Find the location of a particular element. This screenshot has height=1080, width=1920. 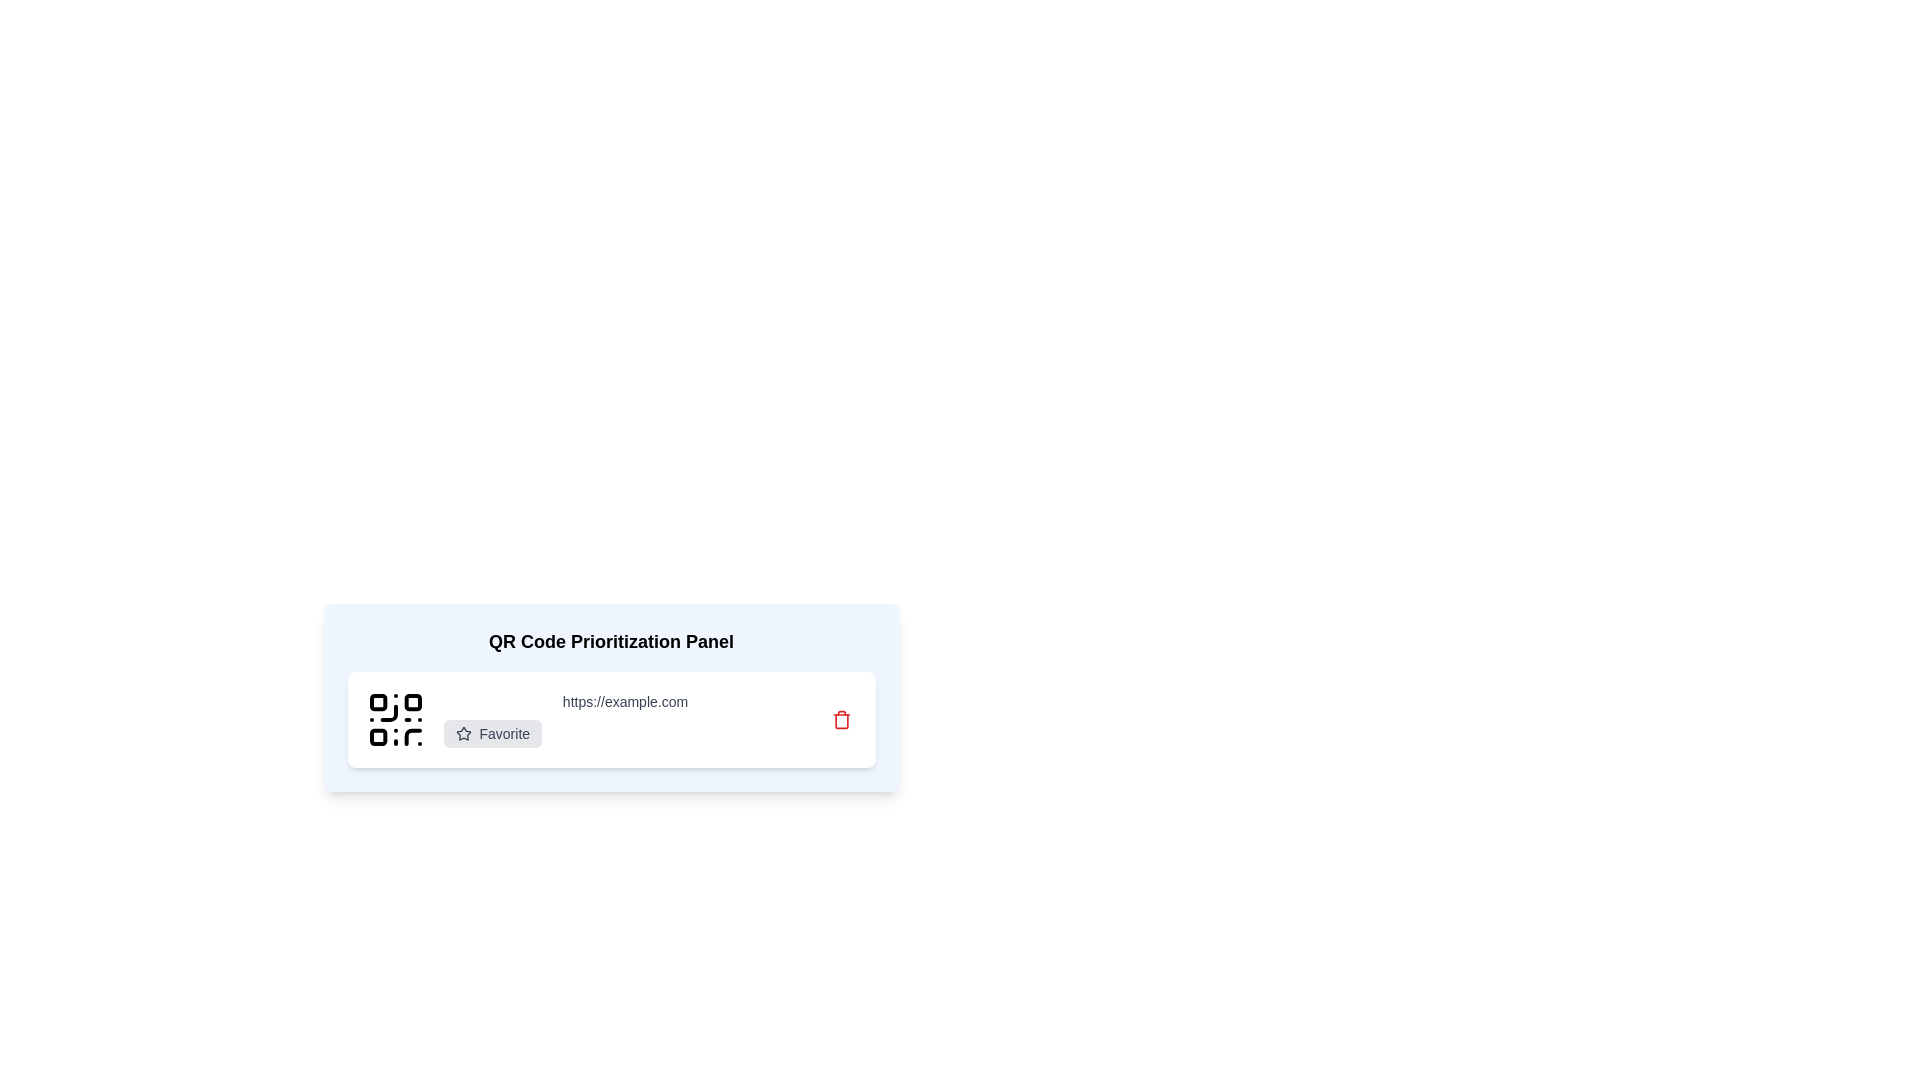

the gray button with rounded corners labeled 'Favorite' to mark it as favorite is located at coordinates (492, 733).